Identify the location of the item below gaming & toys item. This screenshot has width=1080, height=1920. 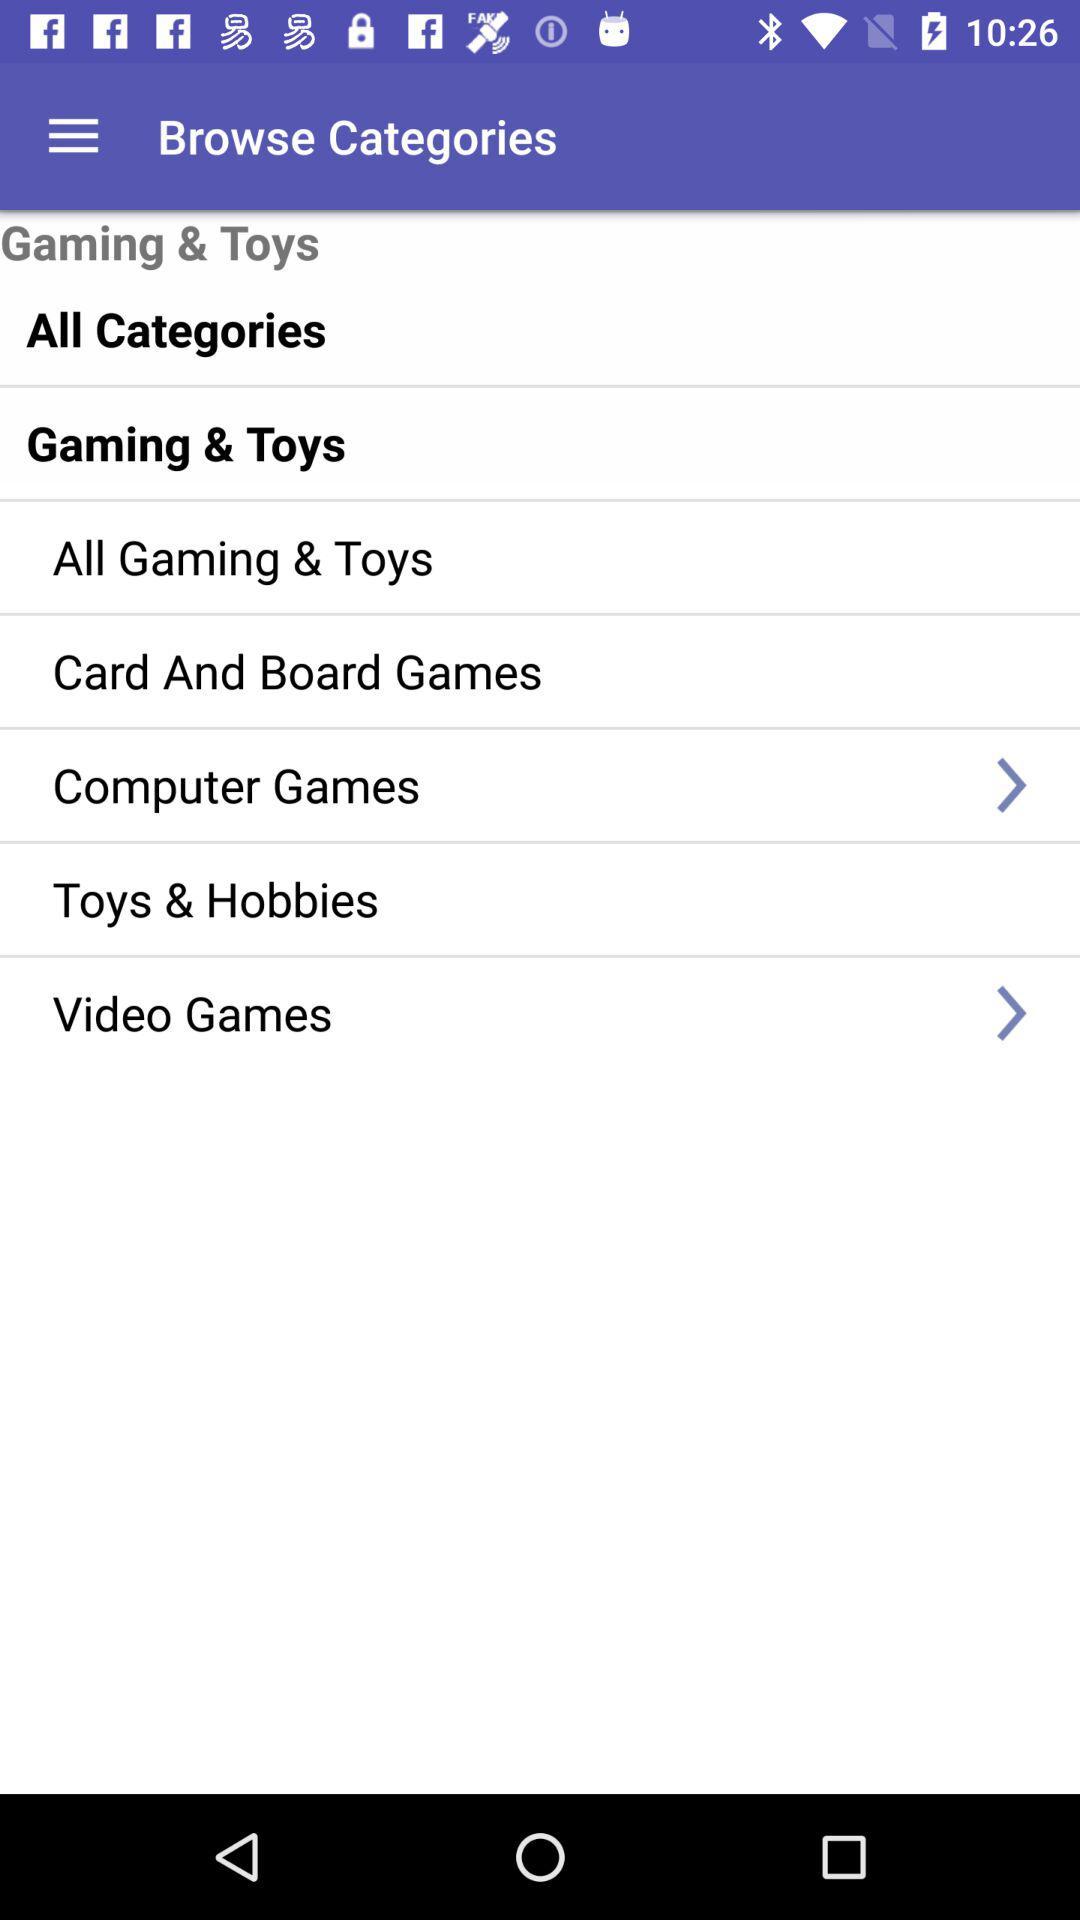
(496, 328).